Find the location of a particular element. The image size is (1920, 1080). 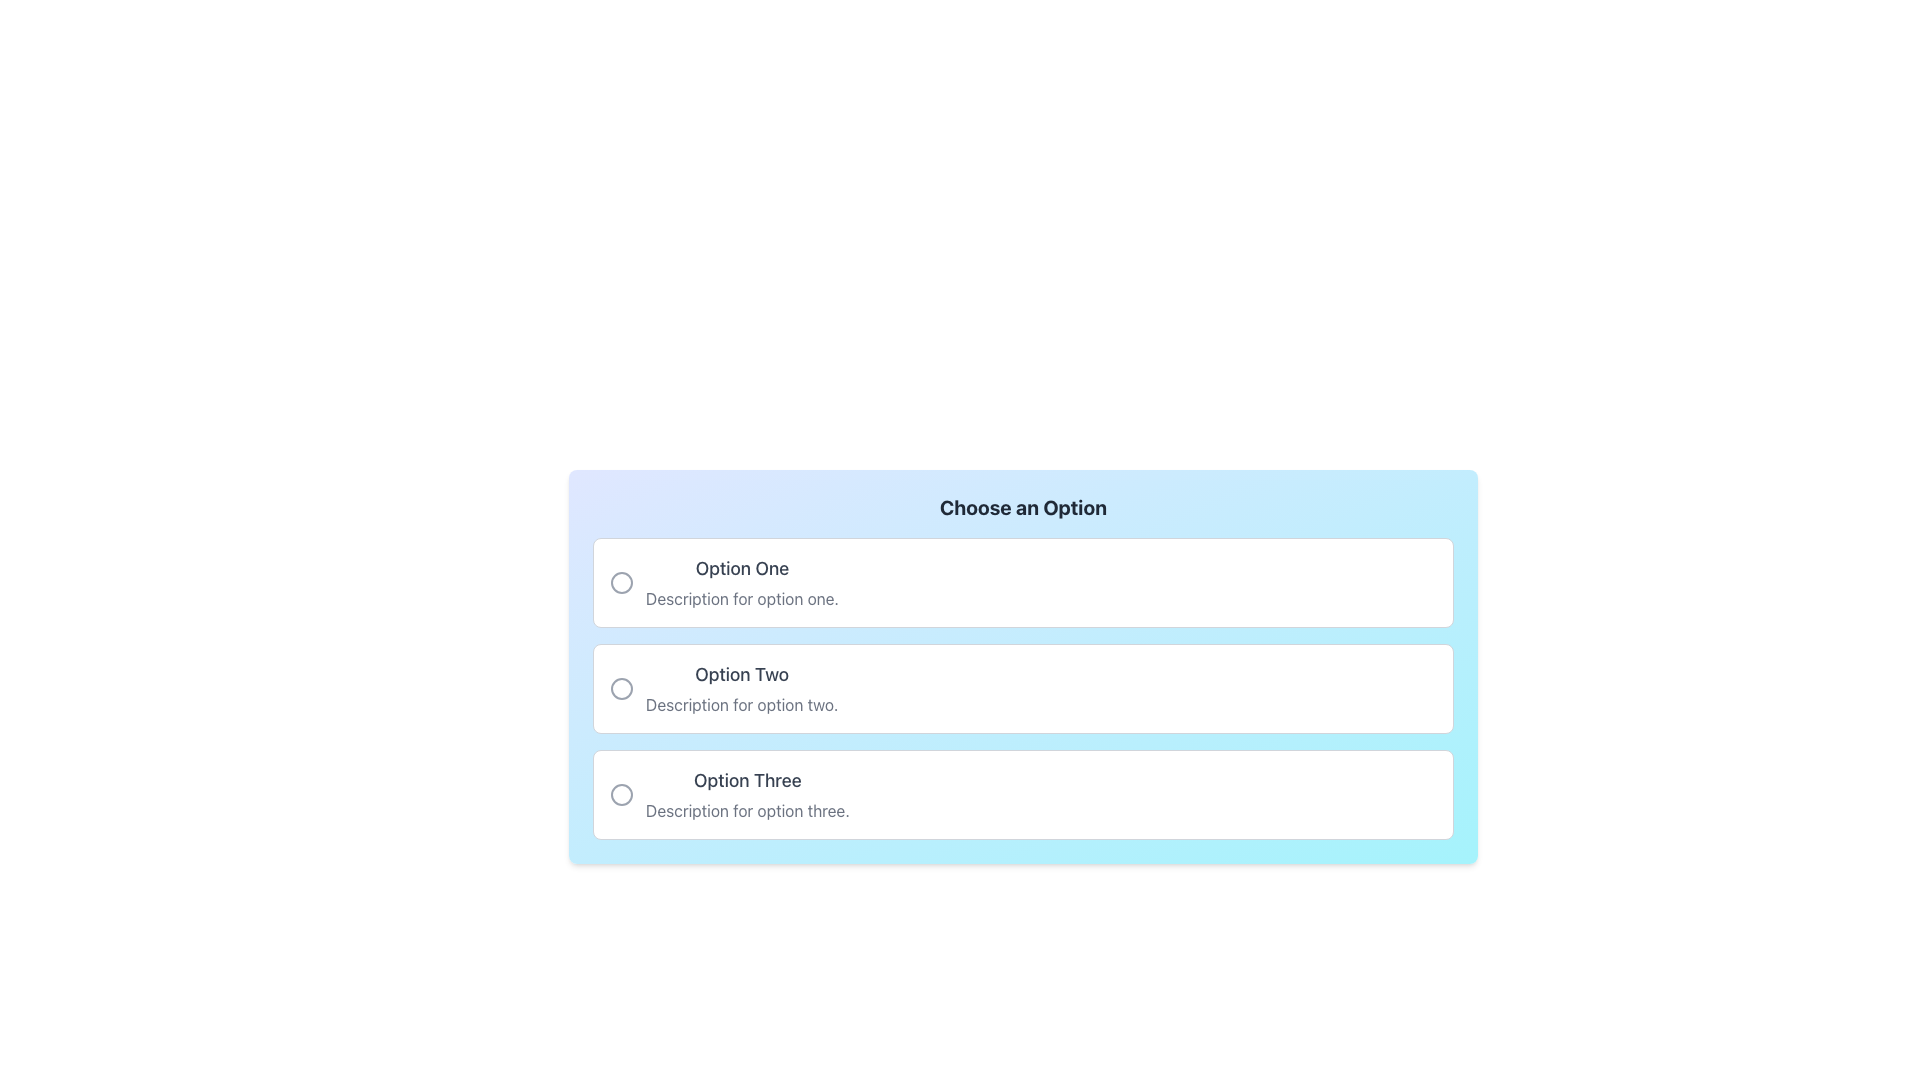

the text label element reading 'Description for option two', which is styled in gray and located below the heading 'Option Two' in a vertical list interface is located at coordinates (741, 704).